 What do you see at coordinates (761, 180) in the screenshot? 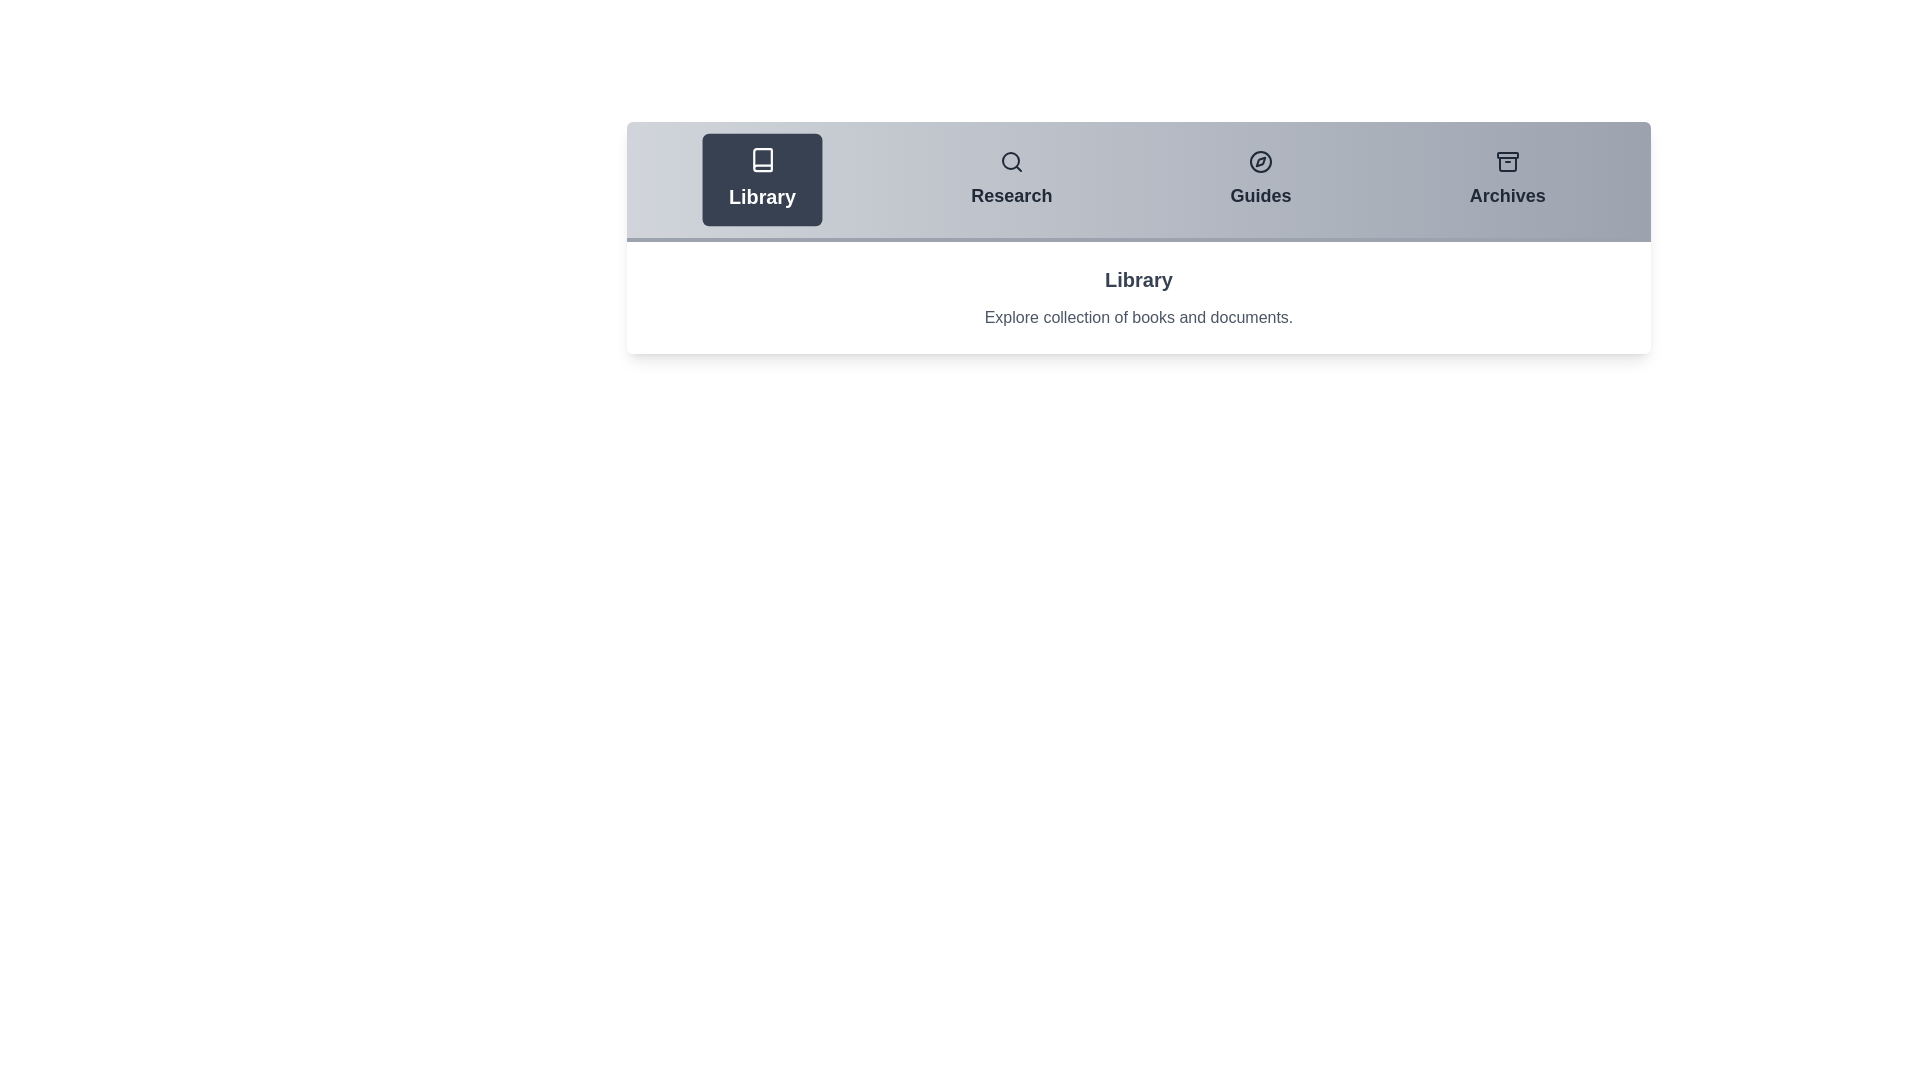
I see `the Library tab to view its contents` at bounding box center [761, 180].